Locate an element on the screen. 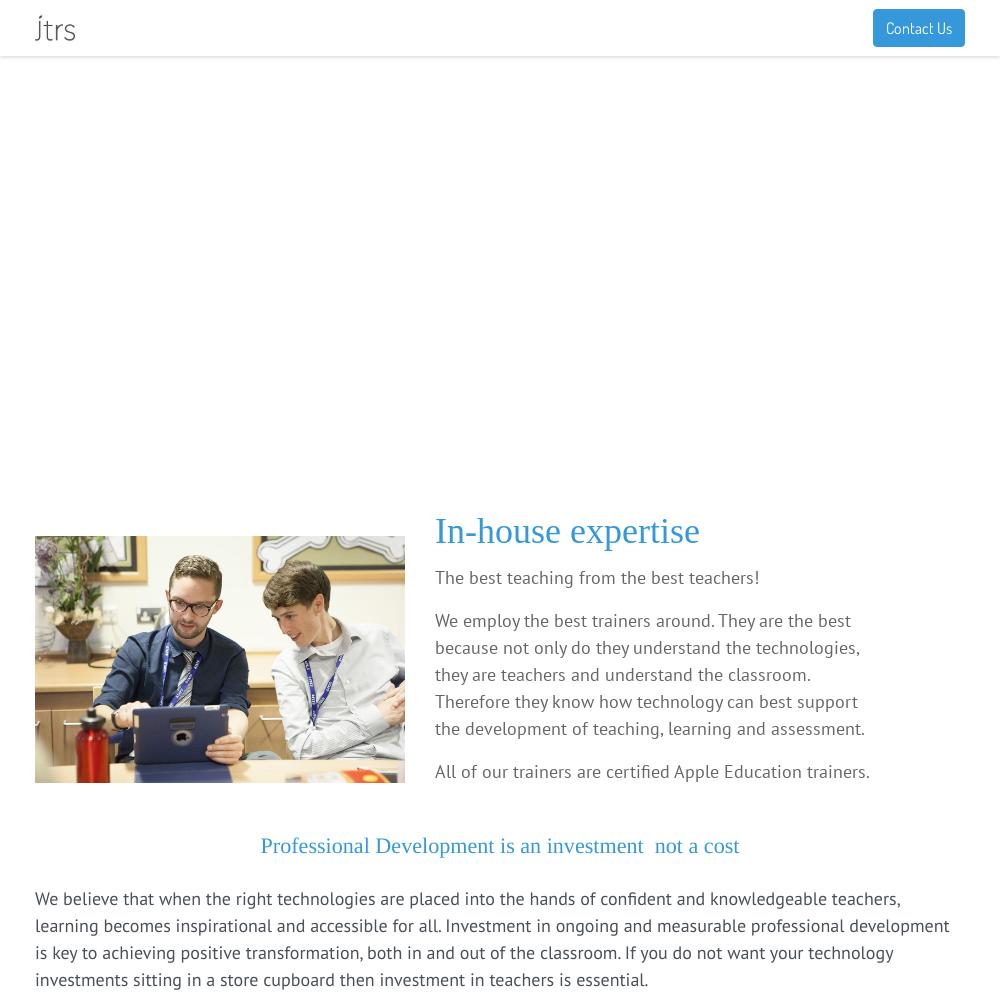  'We employ the best trainers around. All of our trainers are' is located at coordinates (206, 303).